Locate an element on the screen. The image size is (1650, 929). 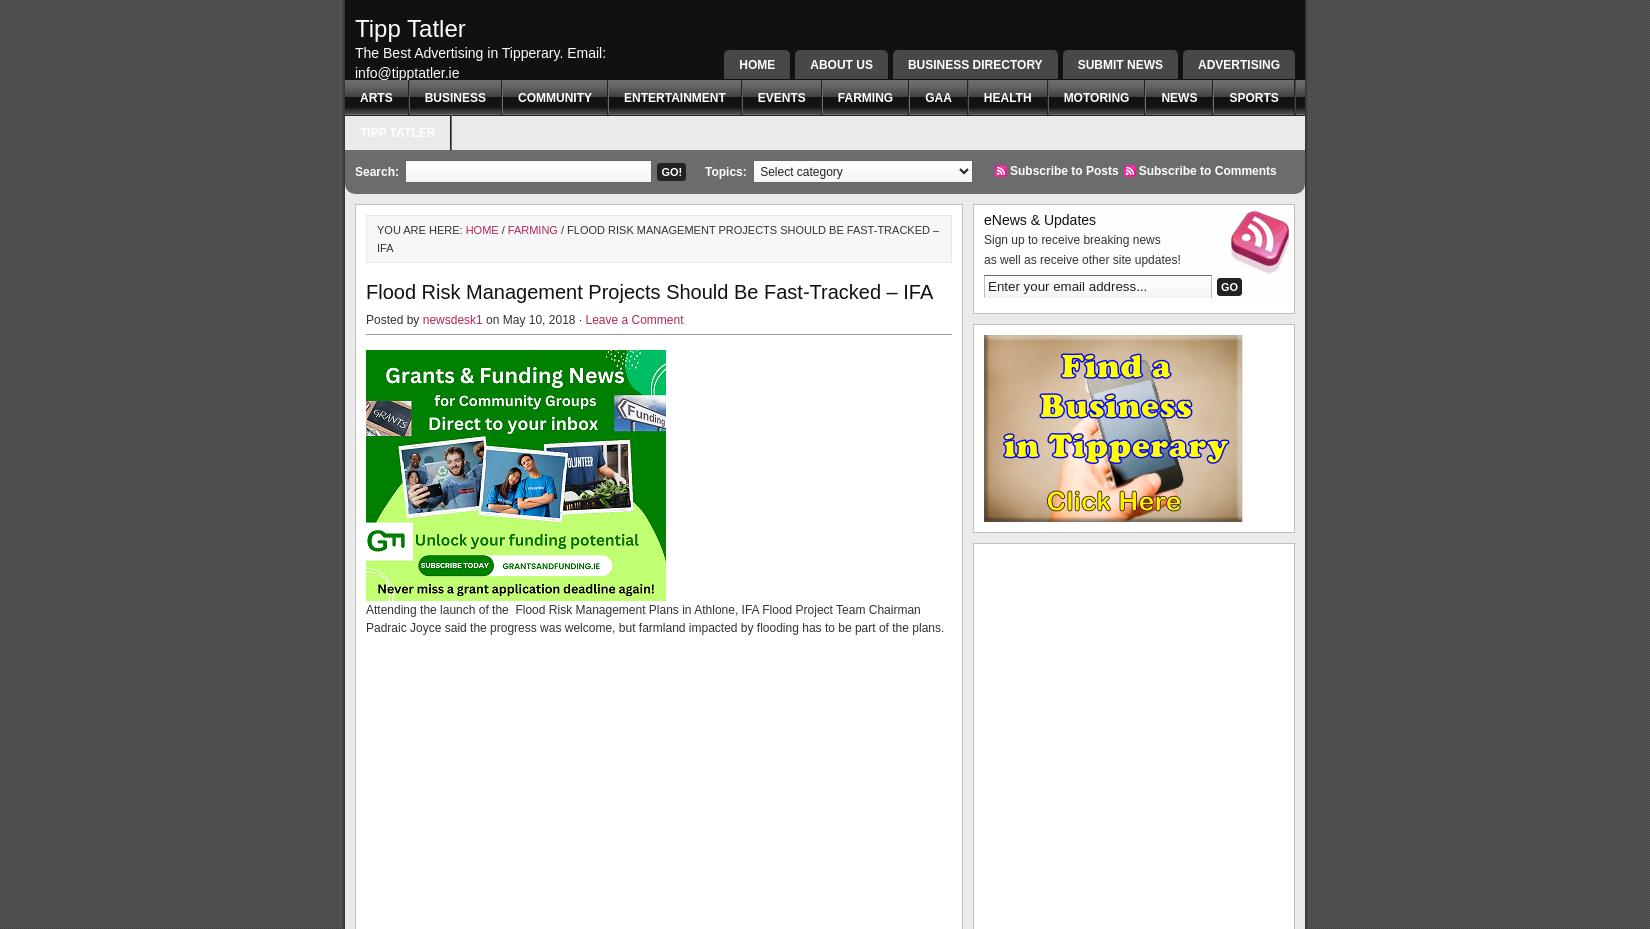
'Farming' is located at coordinates (530, 229).